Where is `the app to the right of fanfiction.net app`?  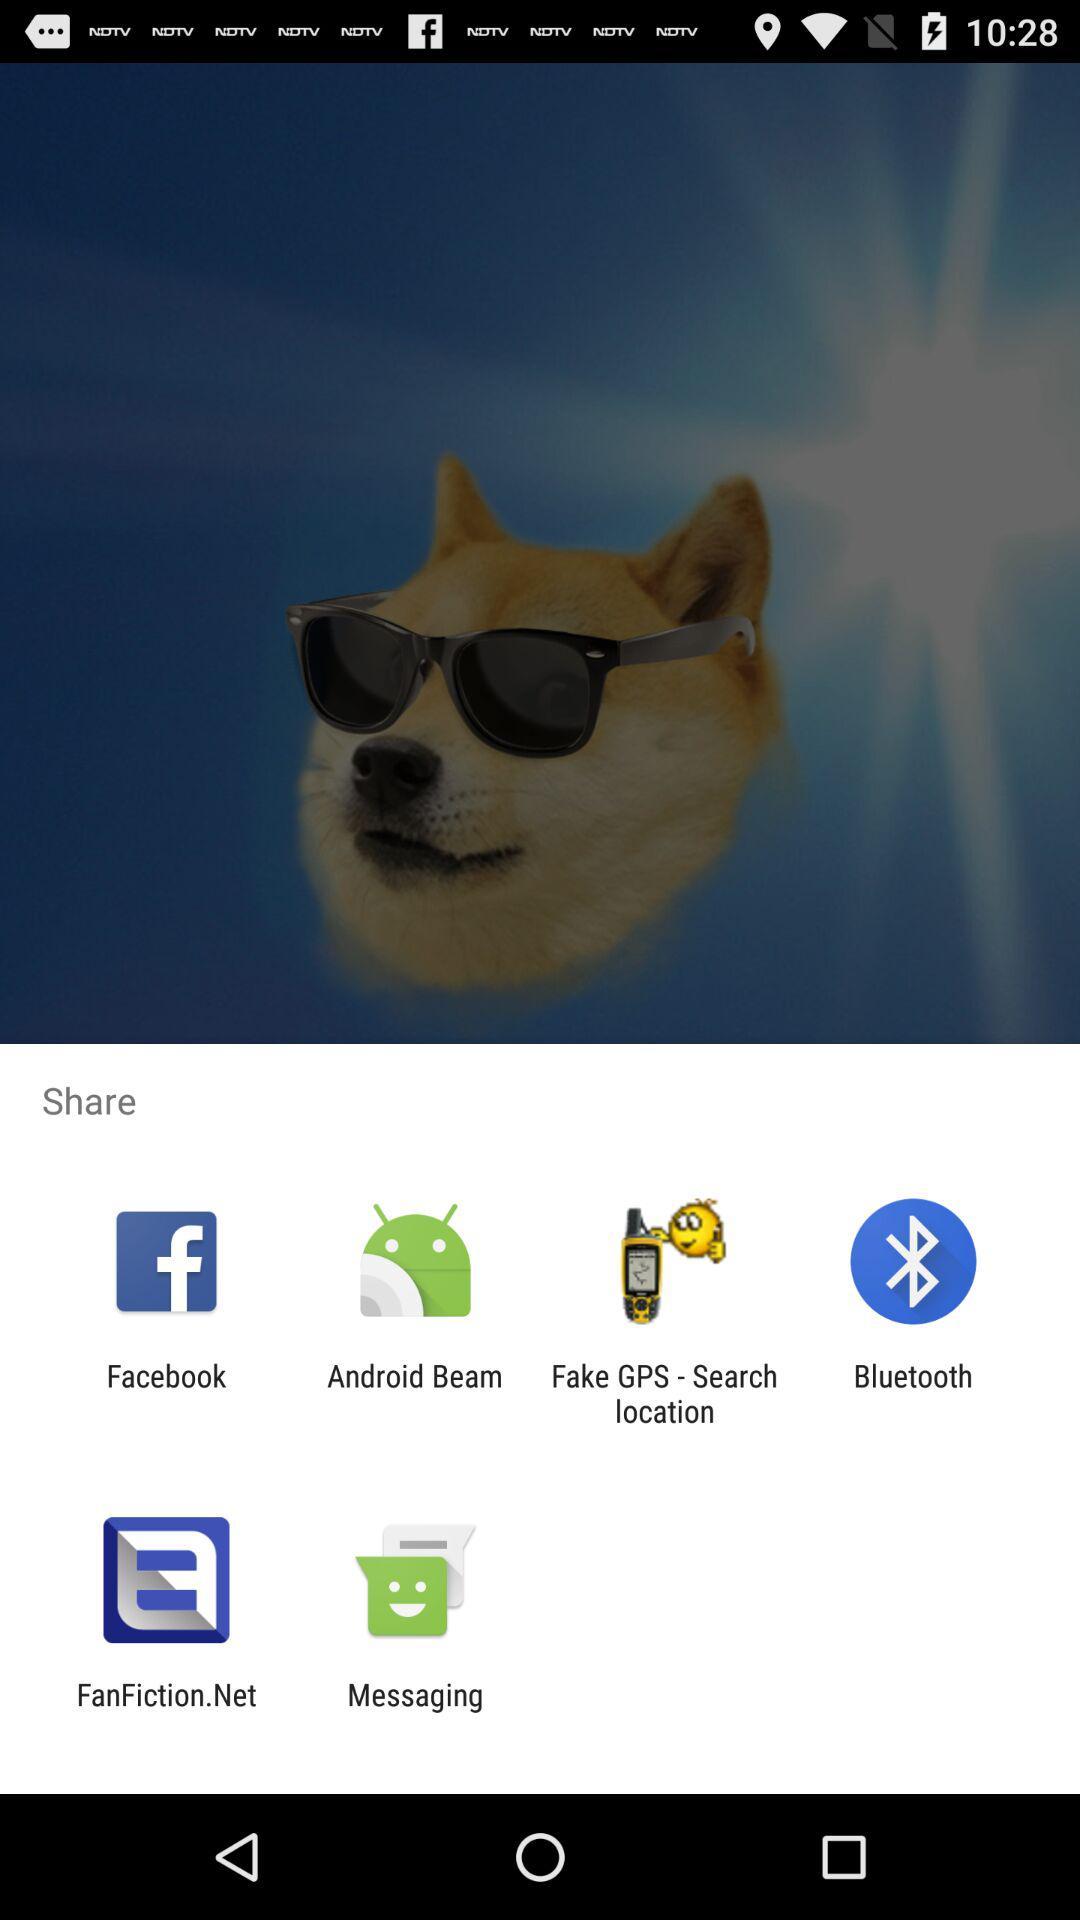 the app to the right of fanfiction.net app is located at coordinates (414, 1711).